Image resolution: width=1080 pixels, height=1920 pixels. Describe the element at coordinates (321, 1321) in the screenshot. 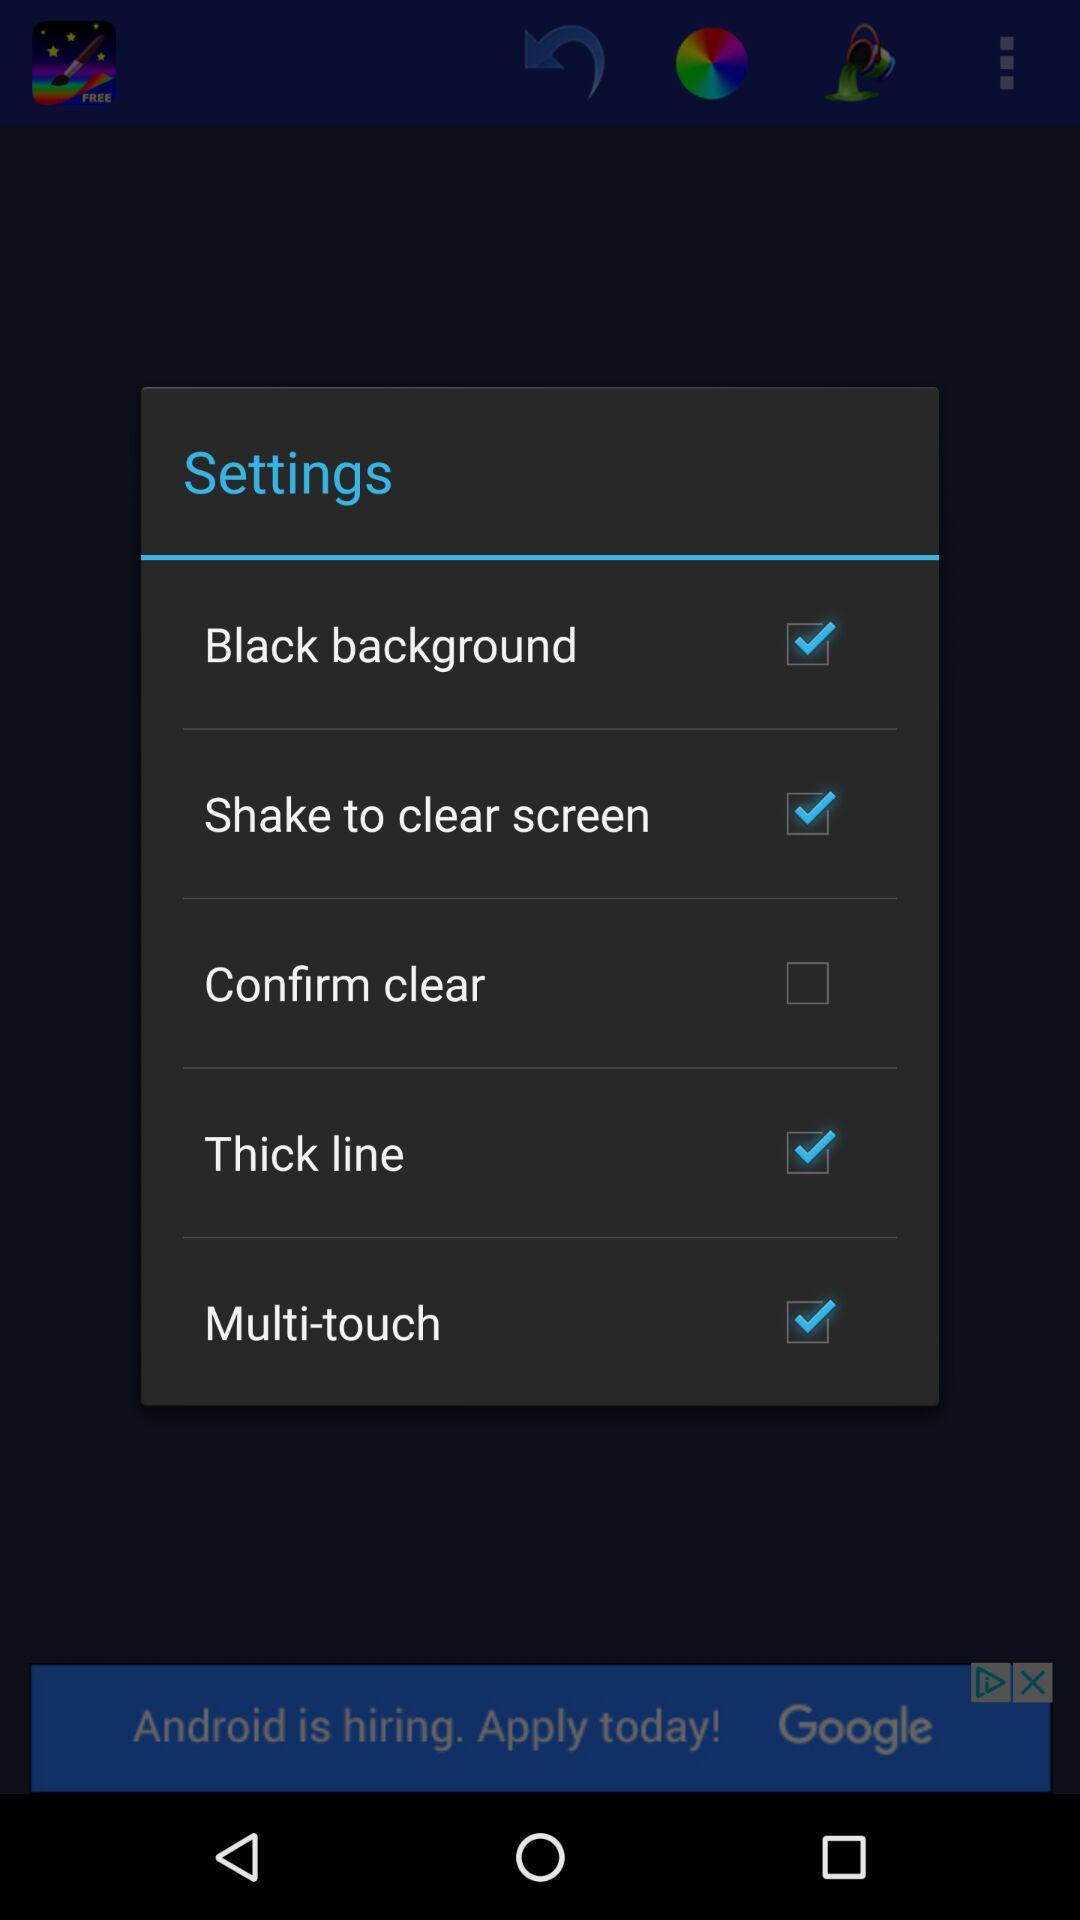

I see `multi-touch app` at that location.